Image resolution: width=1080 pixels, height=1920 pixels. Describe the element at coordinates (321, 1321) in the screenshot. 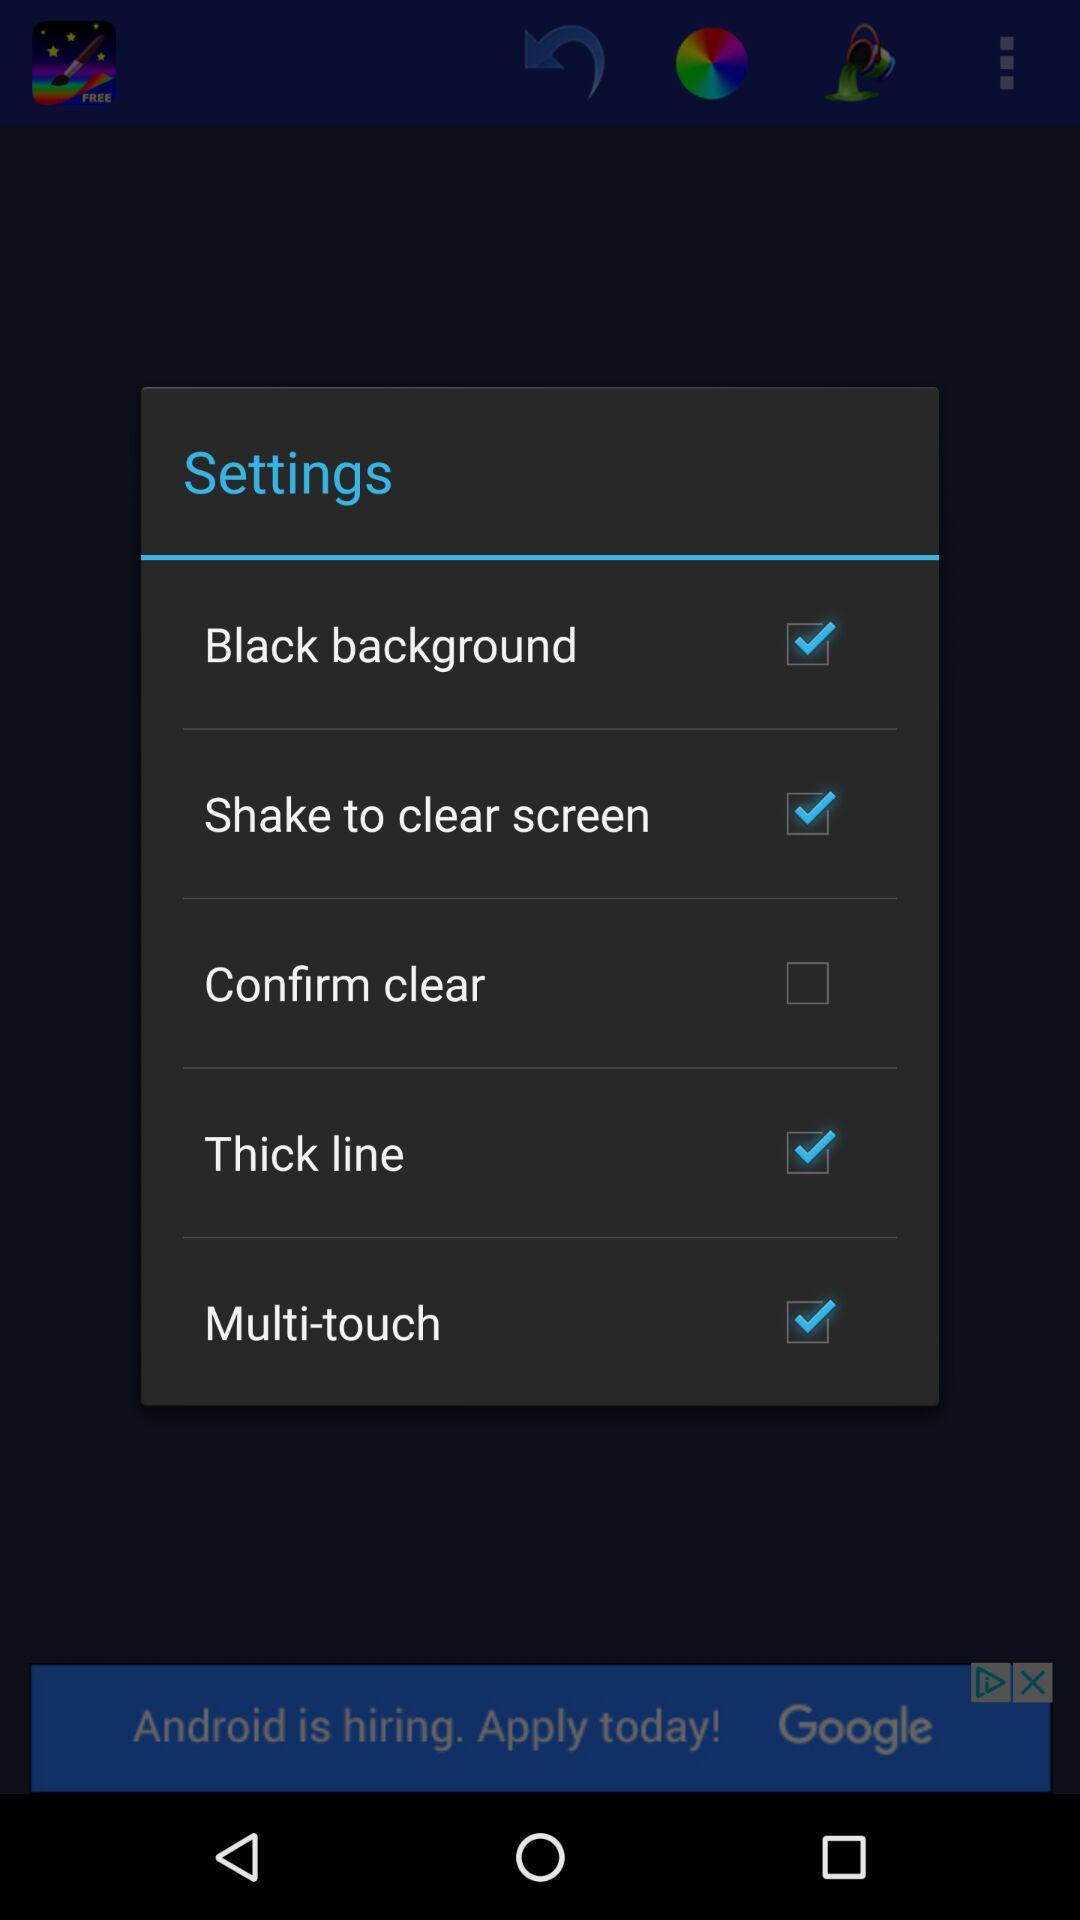

I see `multi-touch app` at that location.